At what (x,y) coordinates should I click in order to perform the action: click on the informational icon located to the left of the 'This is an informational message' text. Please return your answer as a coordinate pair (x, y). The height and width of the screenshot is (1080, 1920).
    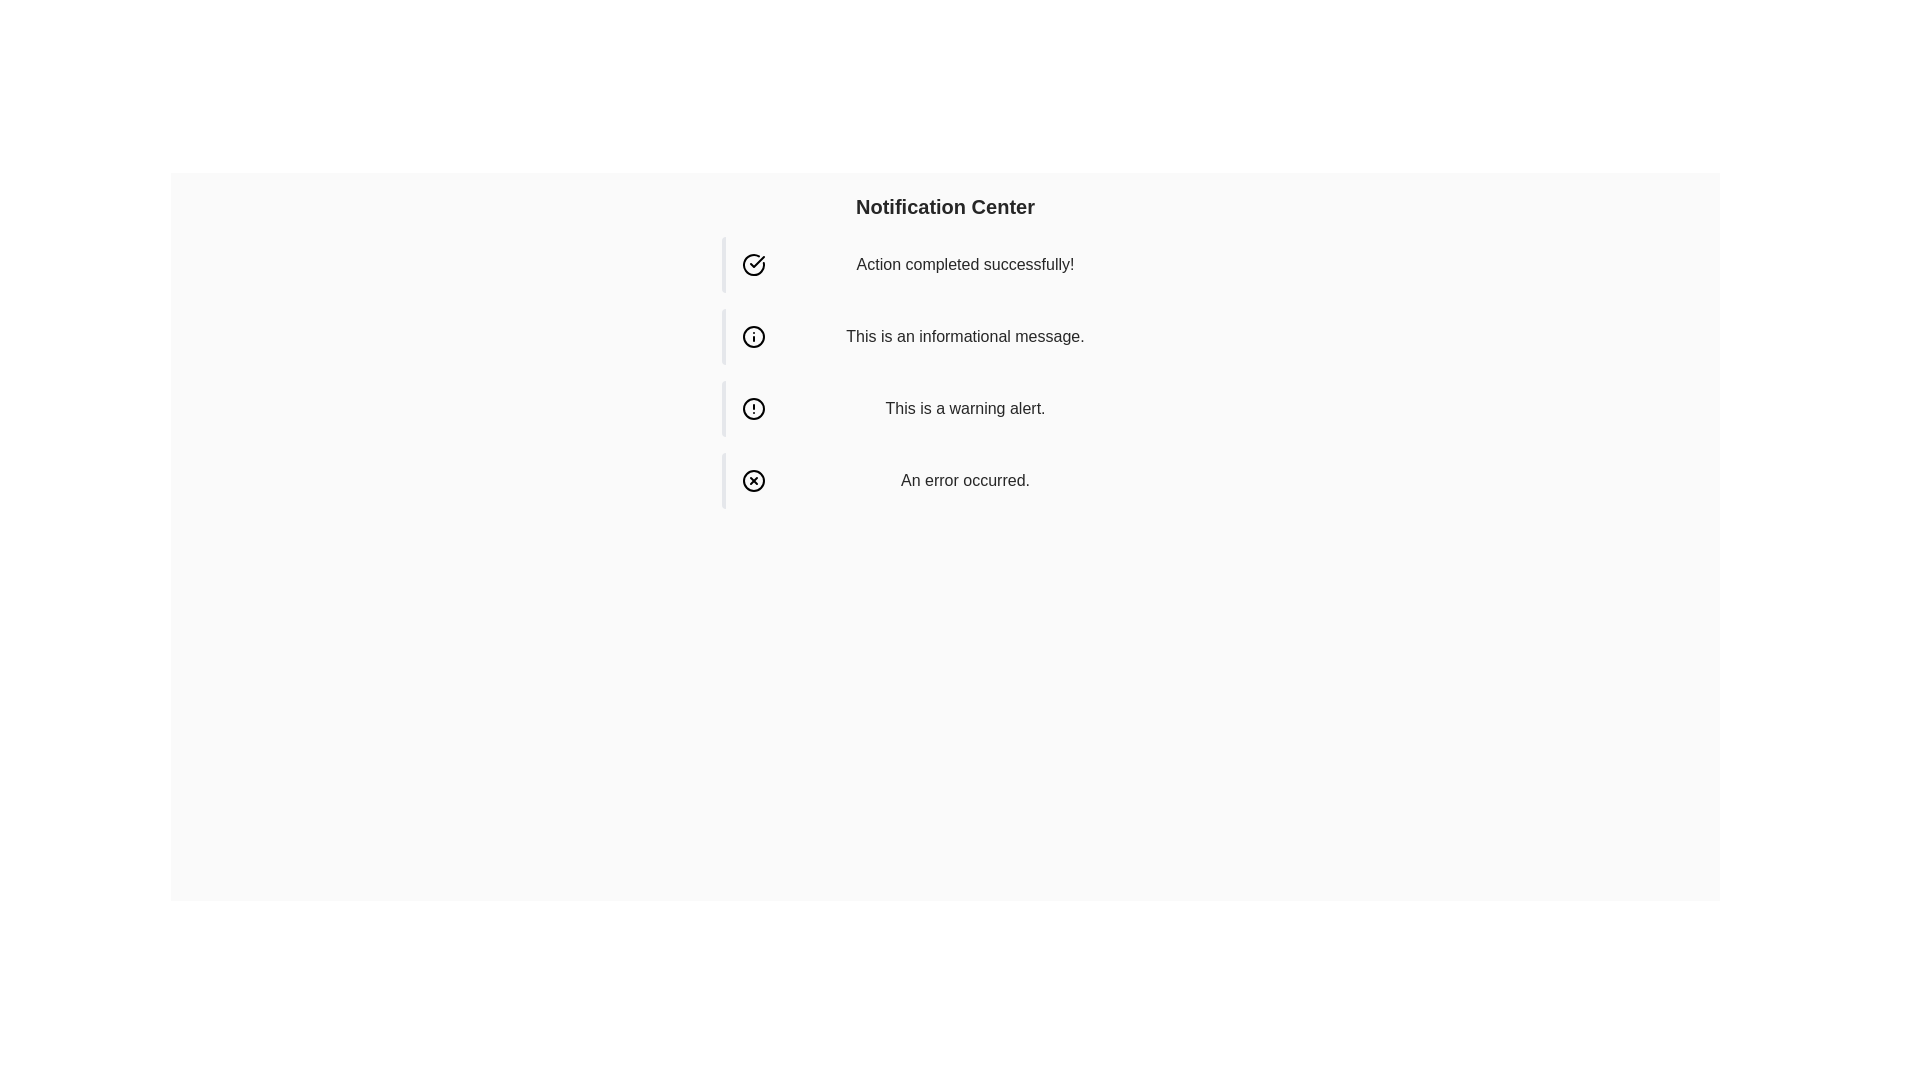
    Looking at the image, I should click on (752, 335).